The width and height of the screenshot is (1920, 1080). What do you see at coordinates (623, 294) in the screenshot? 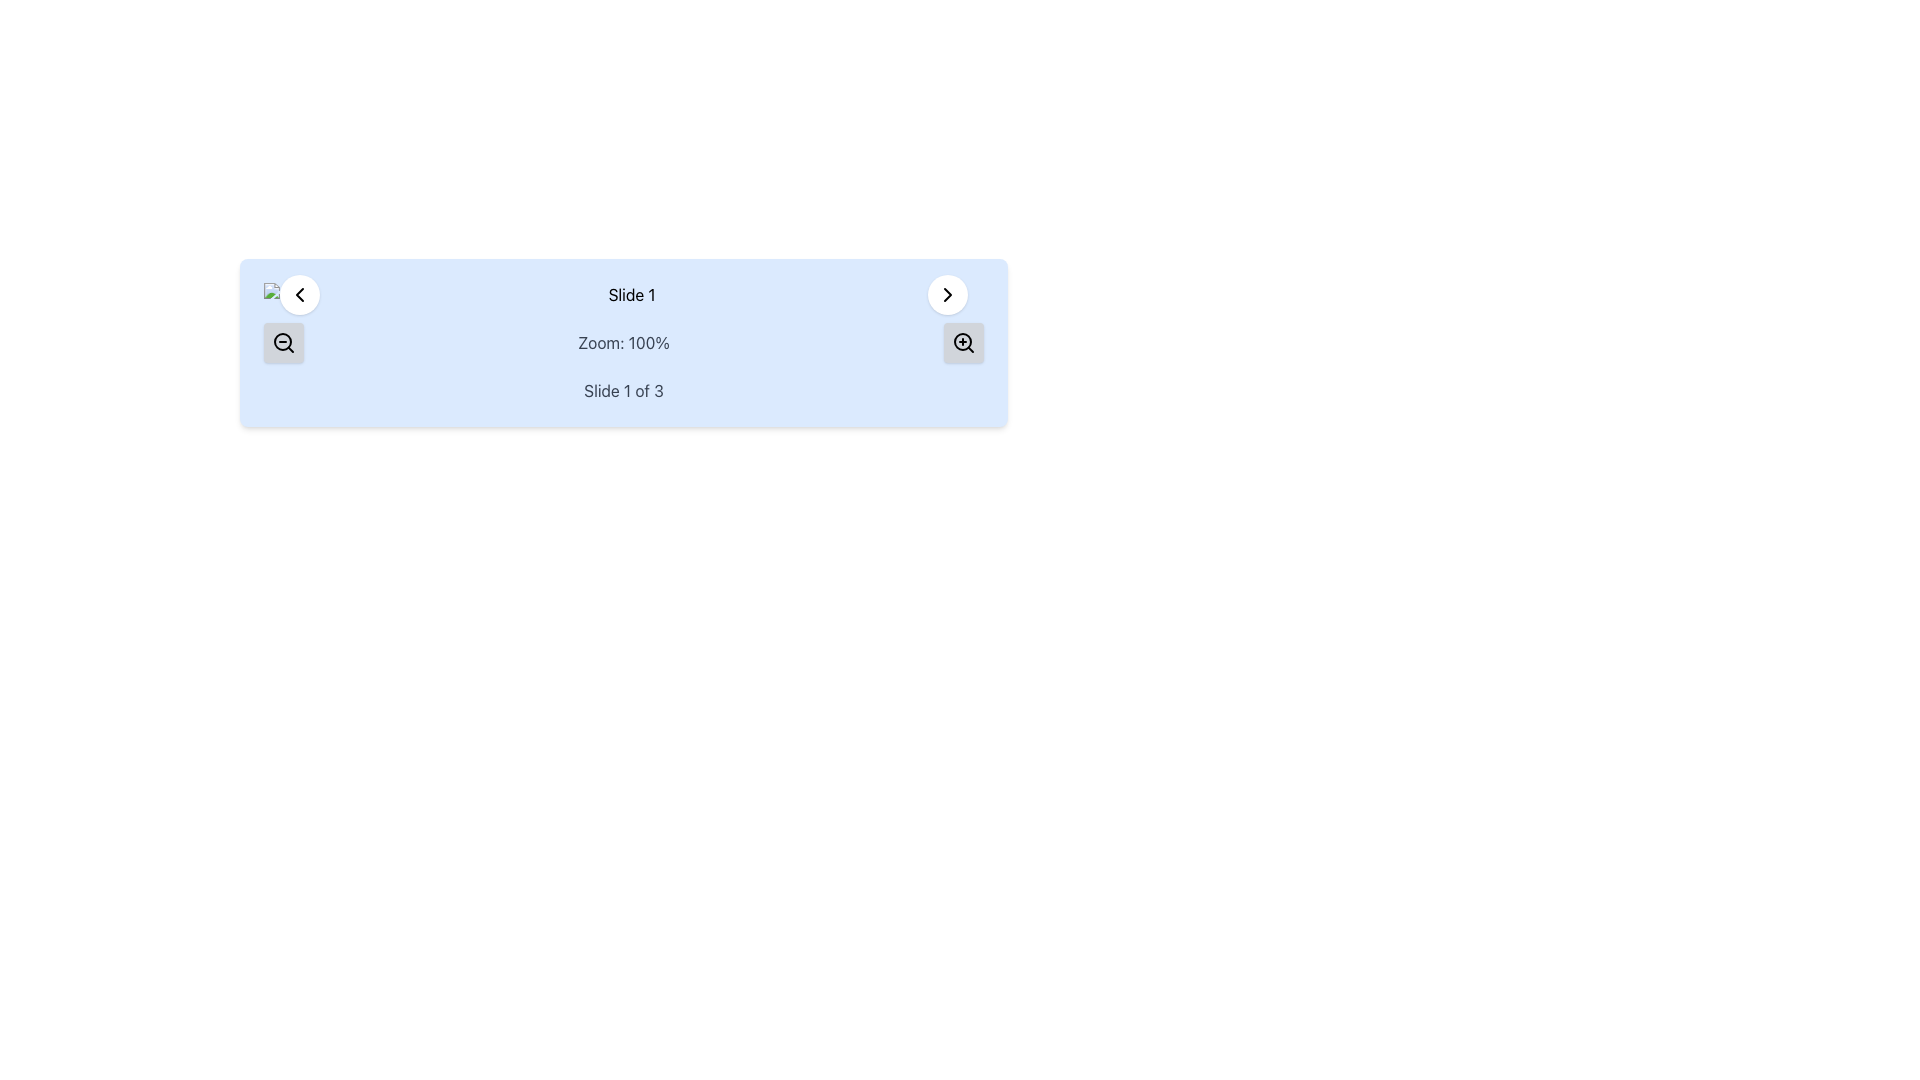
I see `the center of the image banner in the Image Viewer to focus` at bounding box center [623, 294].